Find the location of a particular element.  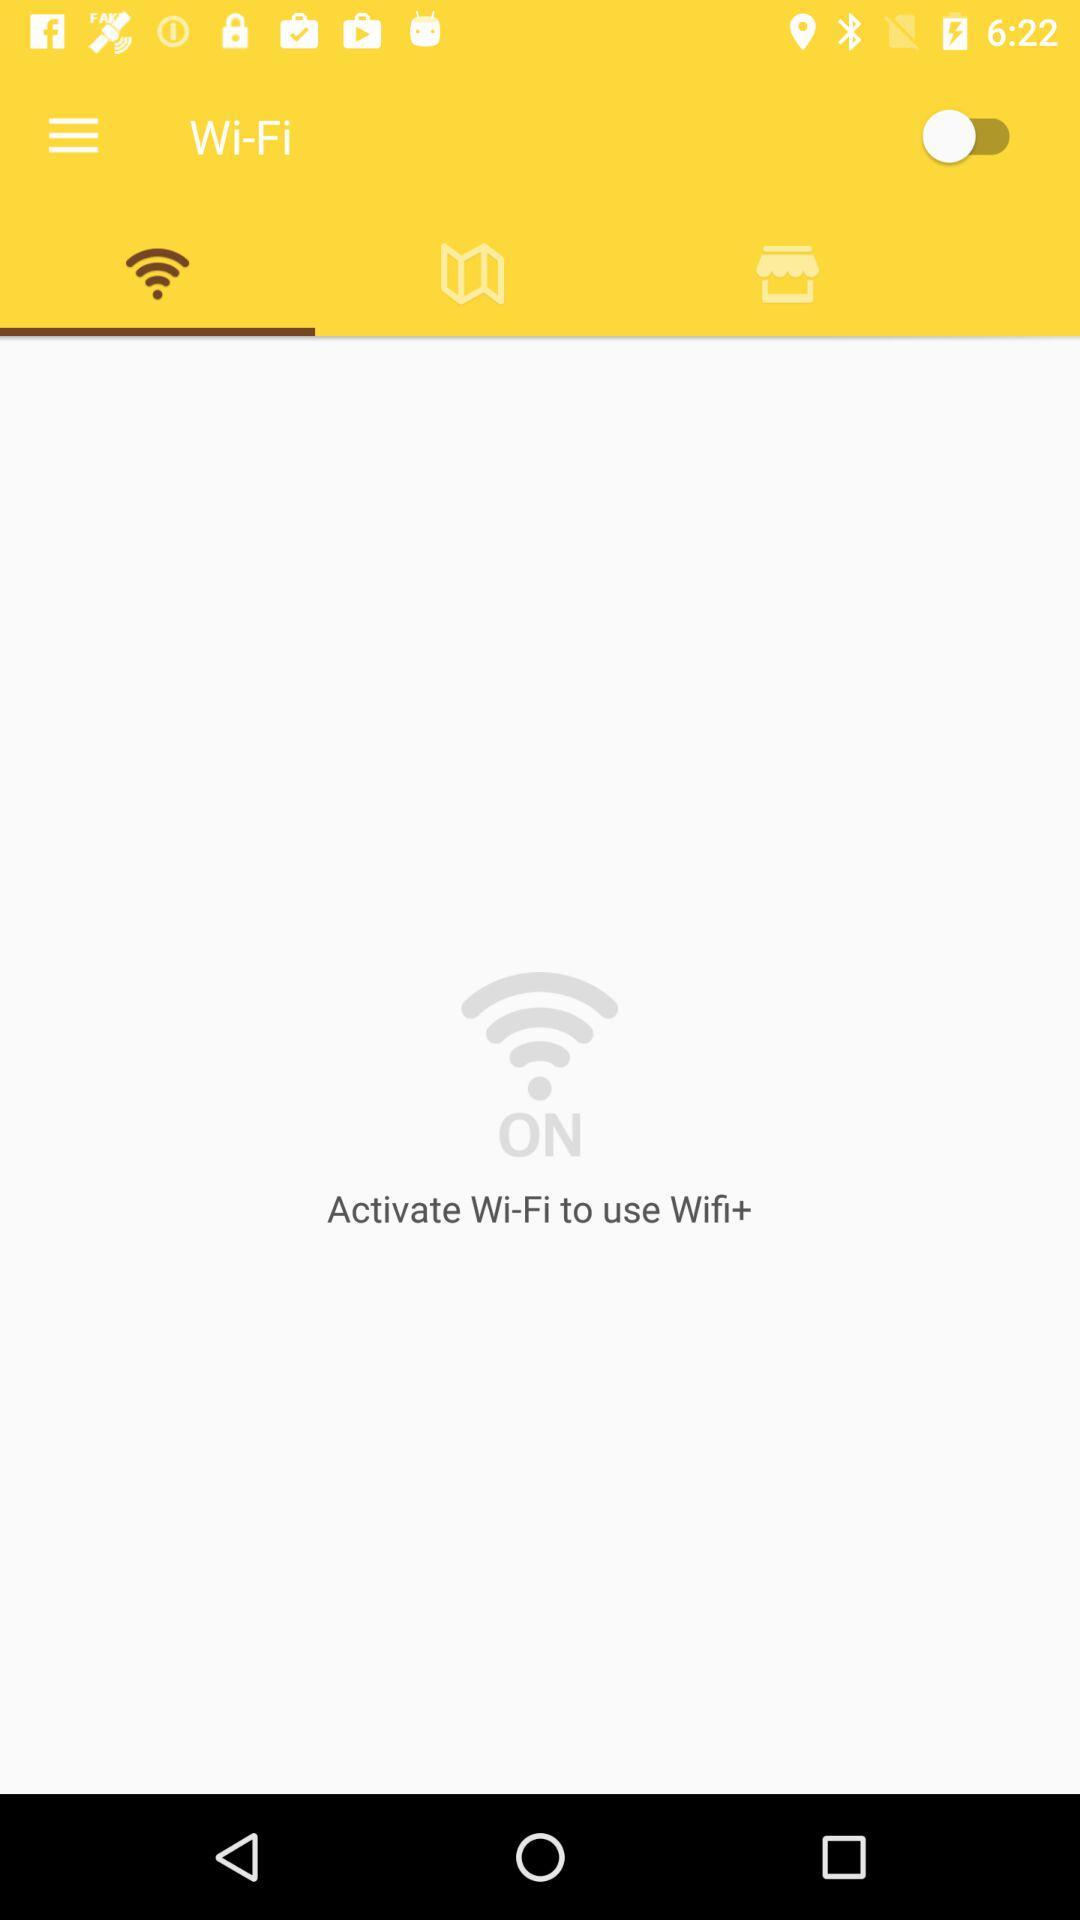

delect button is located at coordinates (786, 272).